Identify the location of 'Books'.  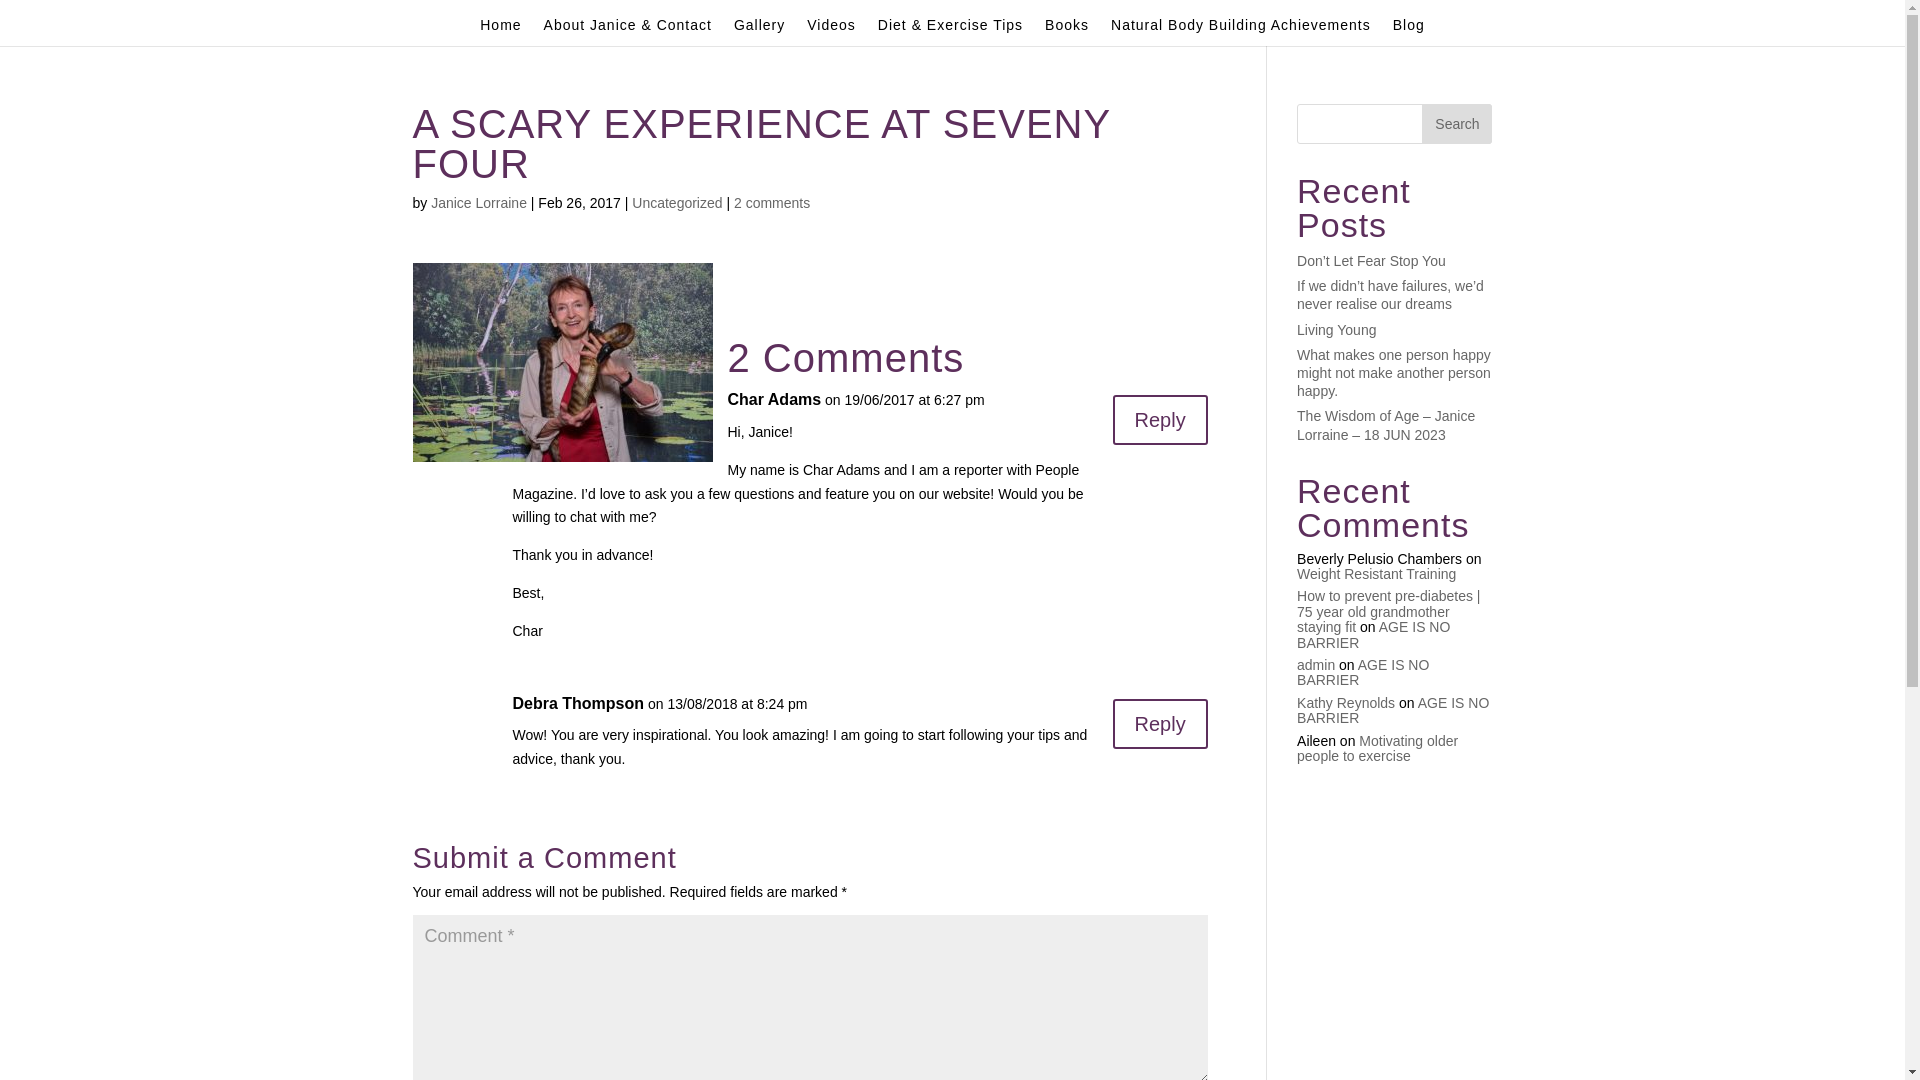
(1065, 31).